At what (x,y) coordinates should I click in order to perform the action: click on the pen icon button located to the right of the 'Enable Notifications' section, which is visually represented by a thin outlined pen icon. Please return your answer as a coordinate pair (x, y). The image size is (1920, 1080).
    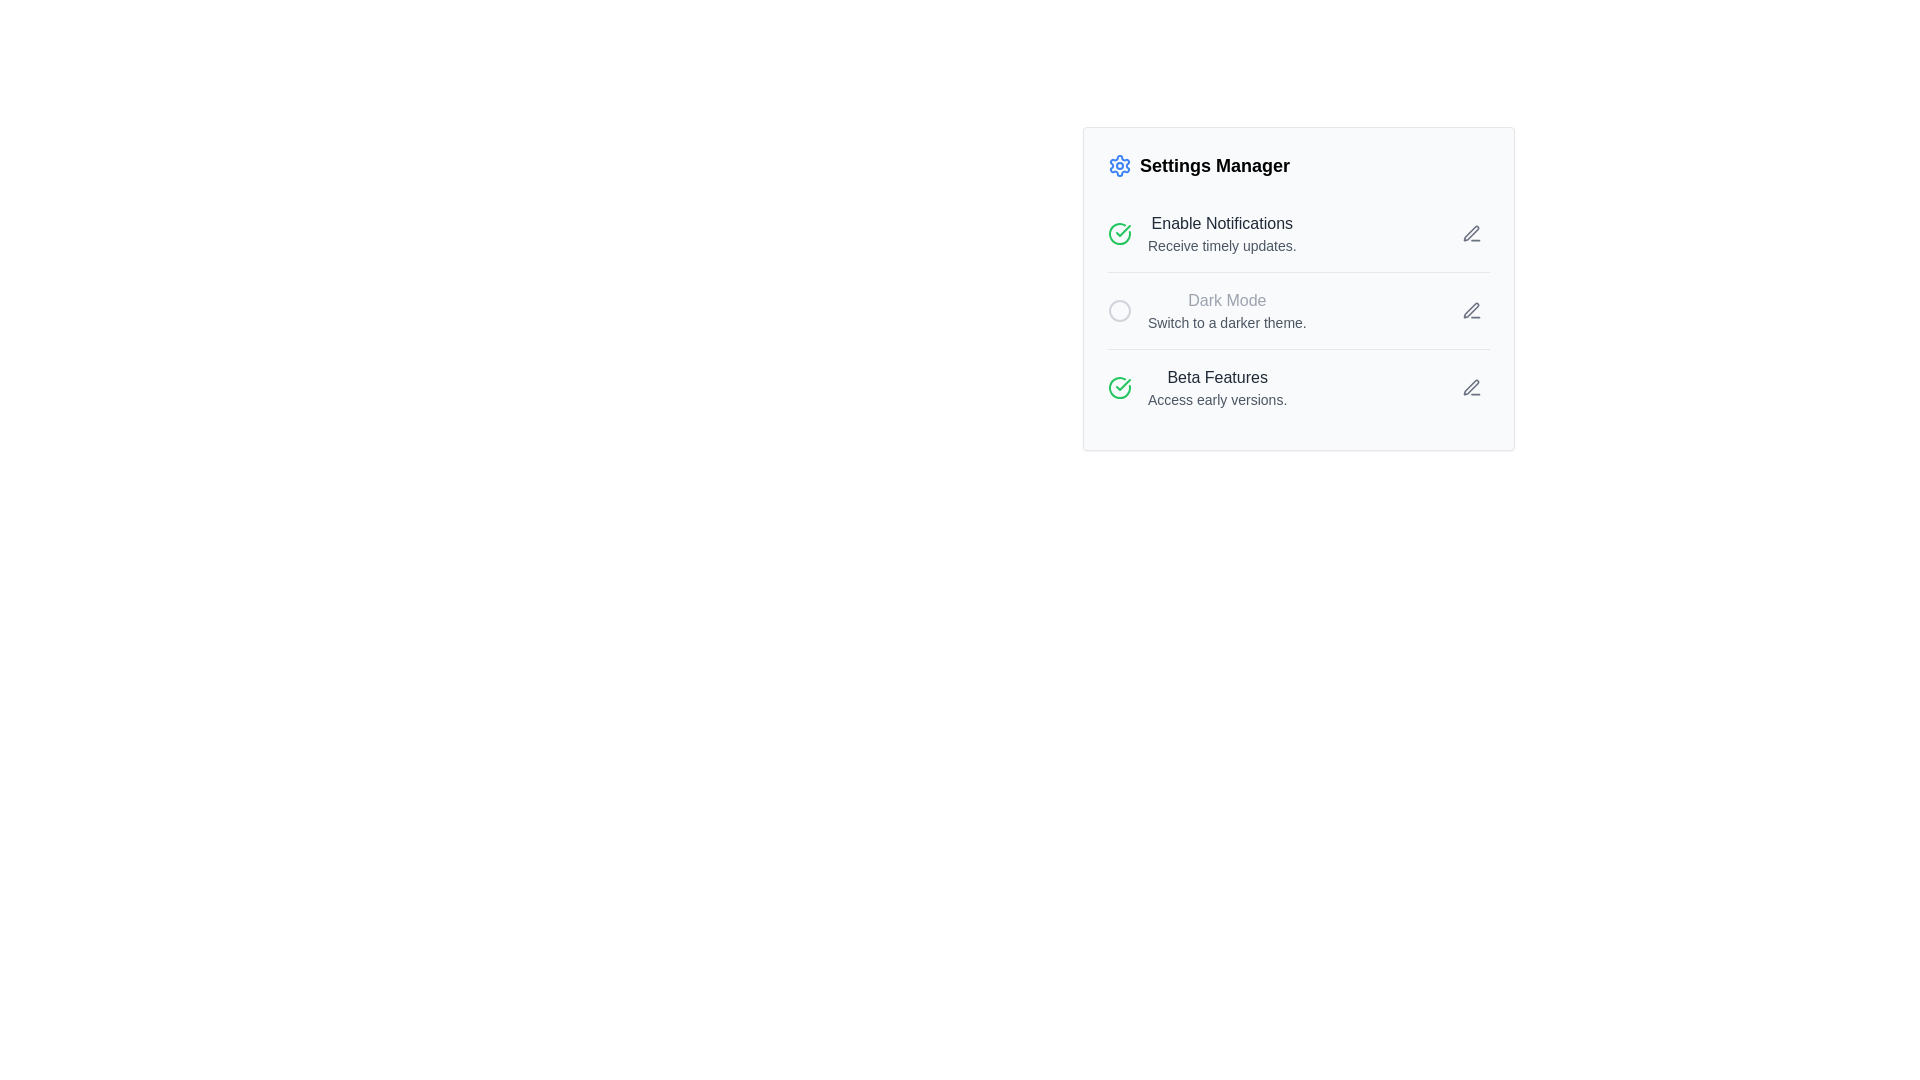
    Looking at the image, I should click on (1472, 233).